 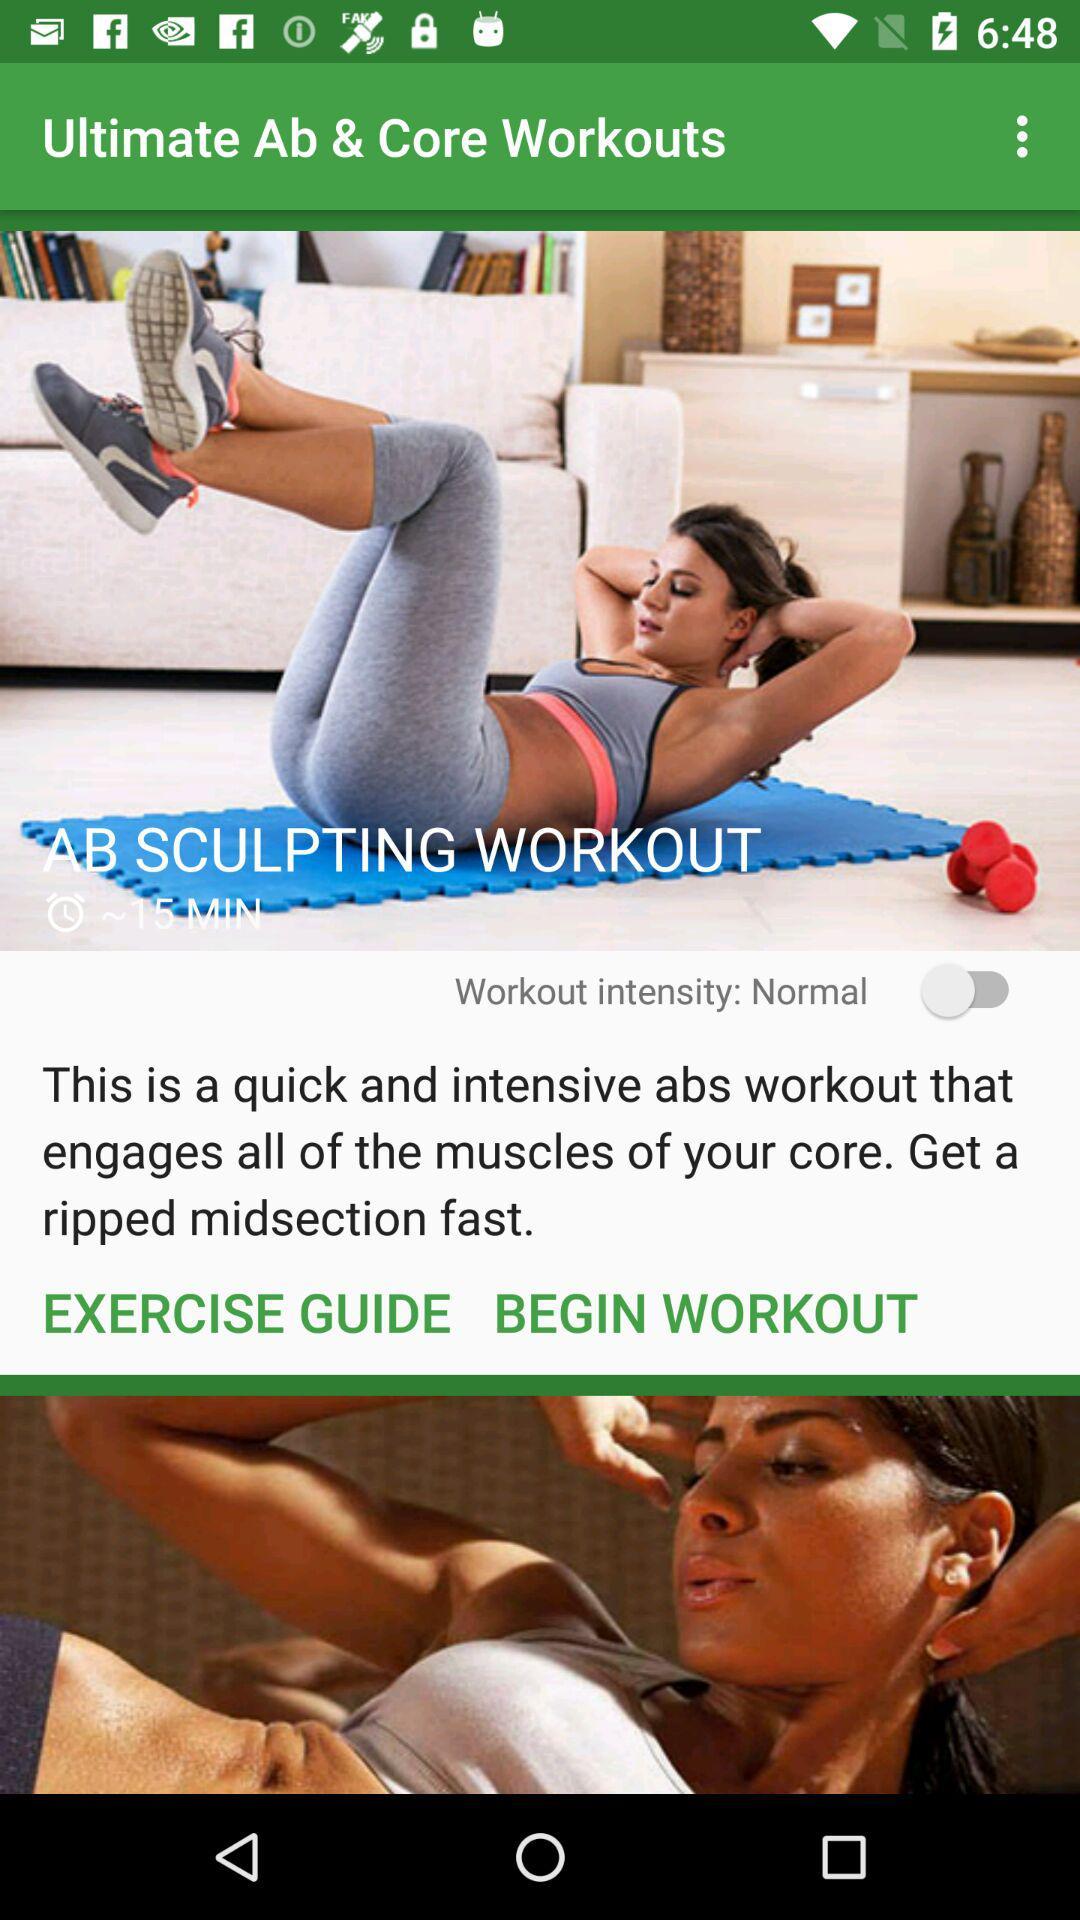 I want to click on icon on the right, so click(x=951, y=990).